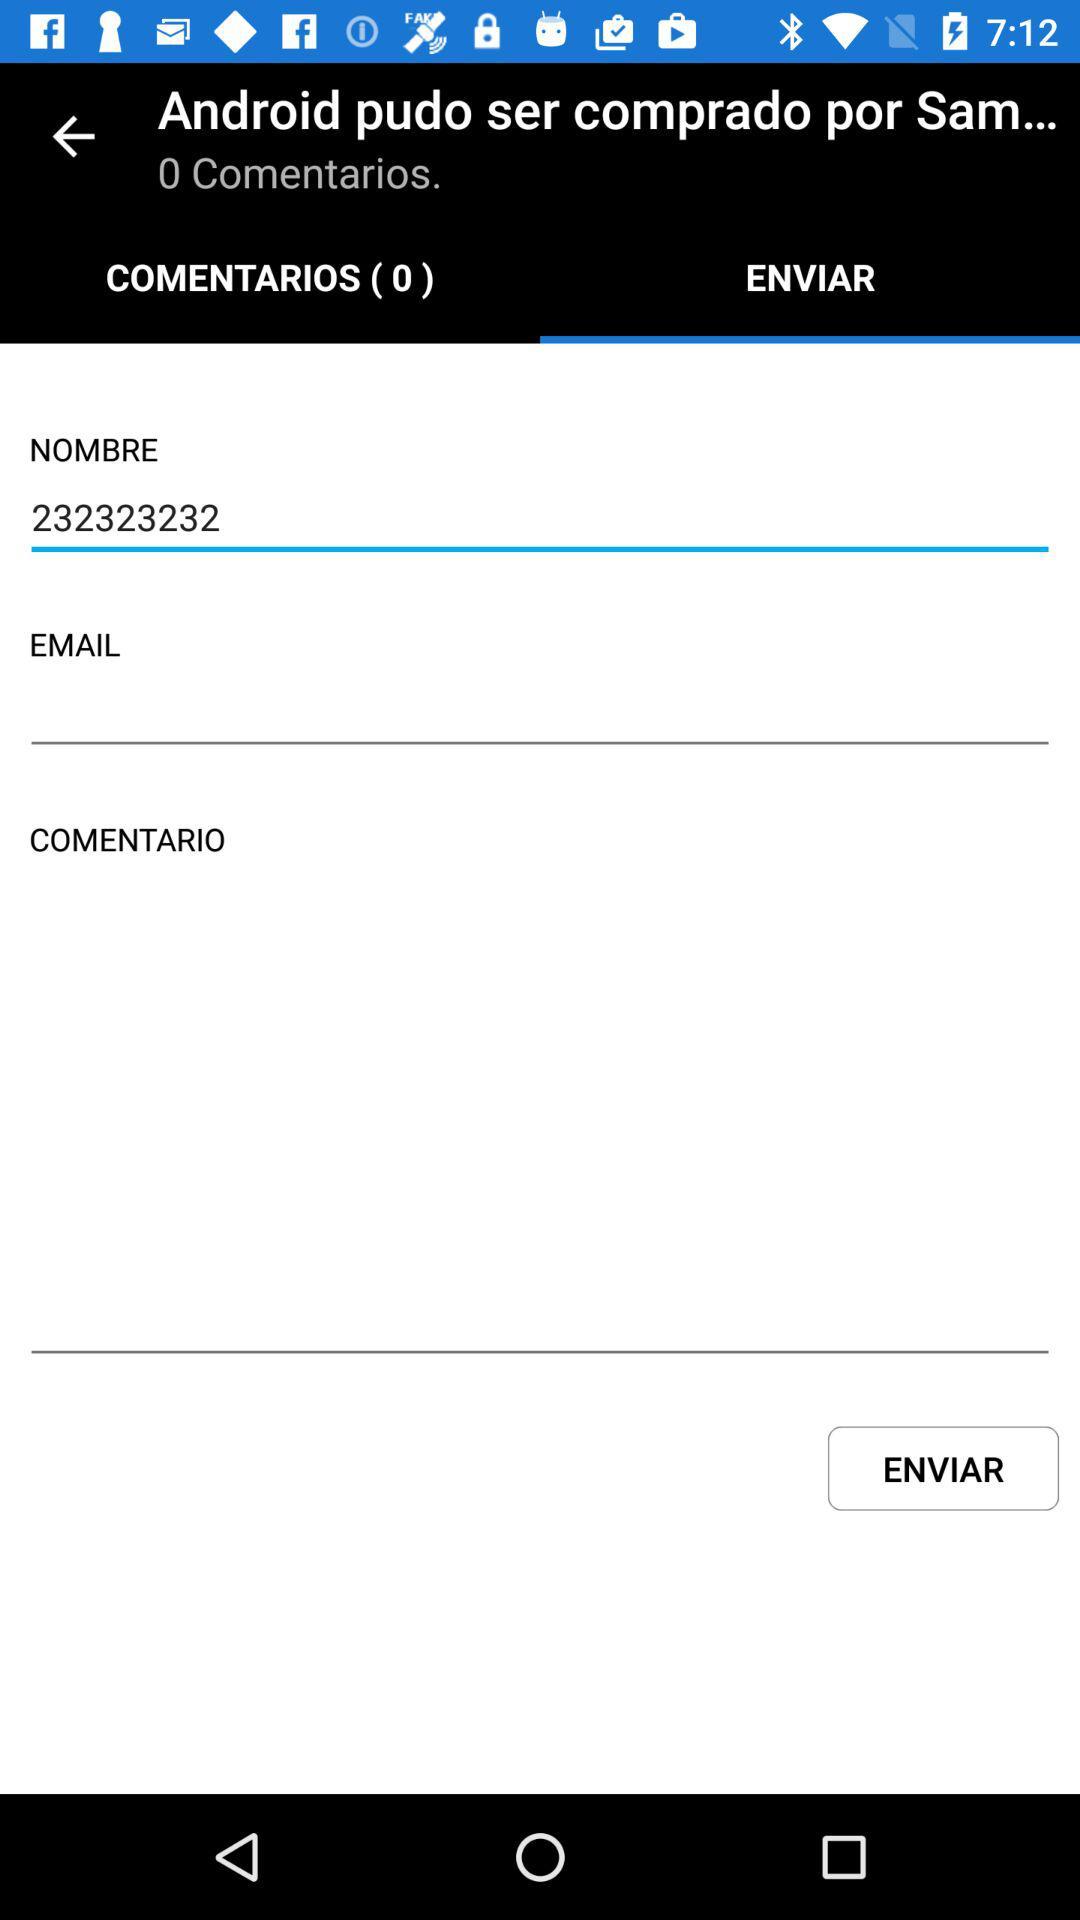 The height and width of the screenshot is (1920, 1080). I want to click on comments, so click(540, 1137).